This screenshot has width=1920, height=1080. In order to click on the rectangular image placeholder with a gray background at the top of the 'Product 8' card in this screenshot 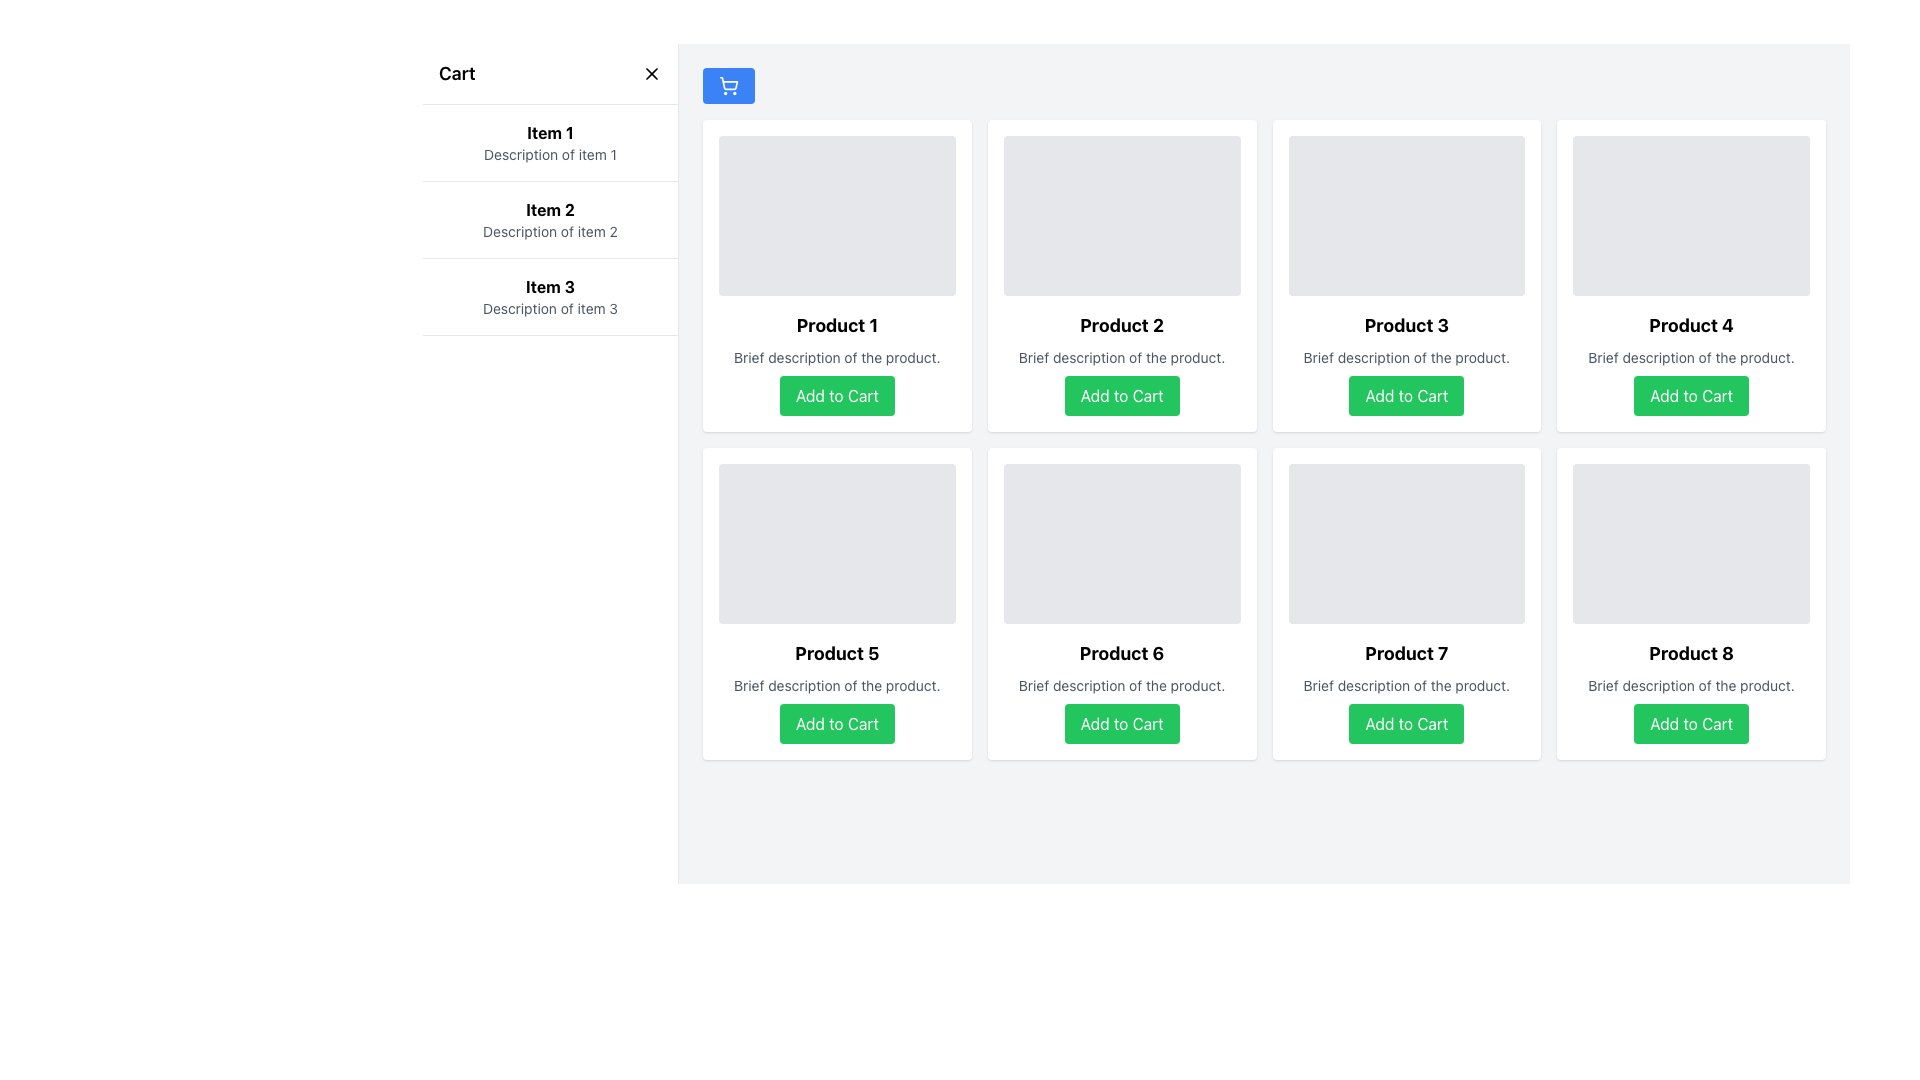, I will do `click(1690, 543)`.